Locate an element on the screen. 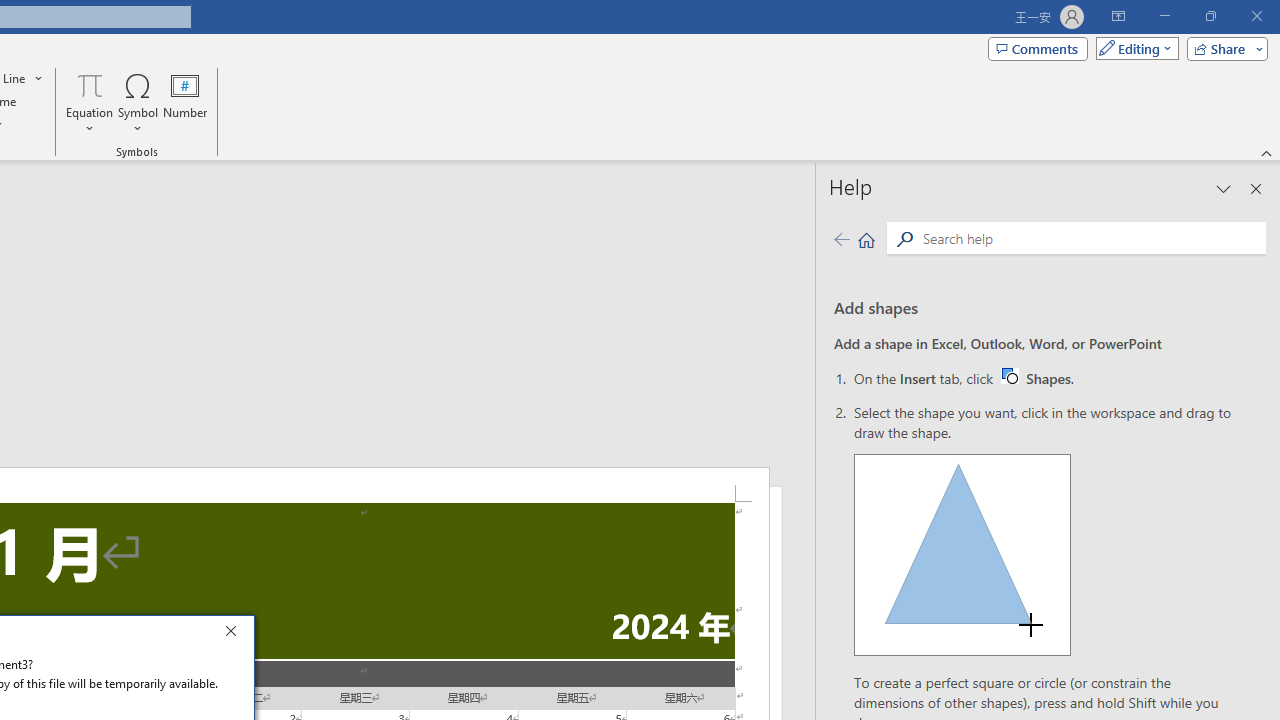 The image size is (1280, 720). 'Mode' is located at coordinates (1133, 47).